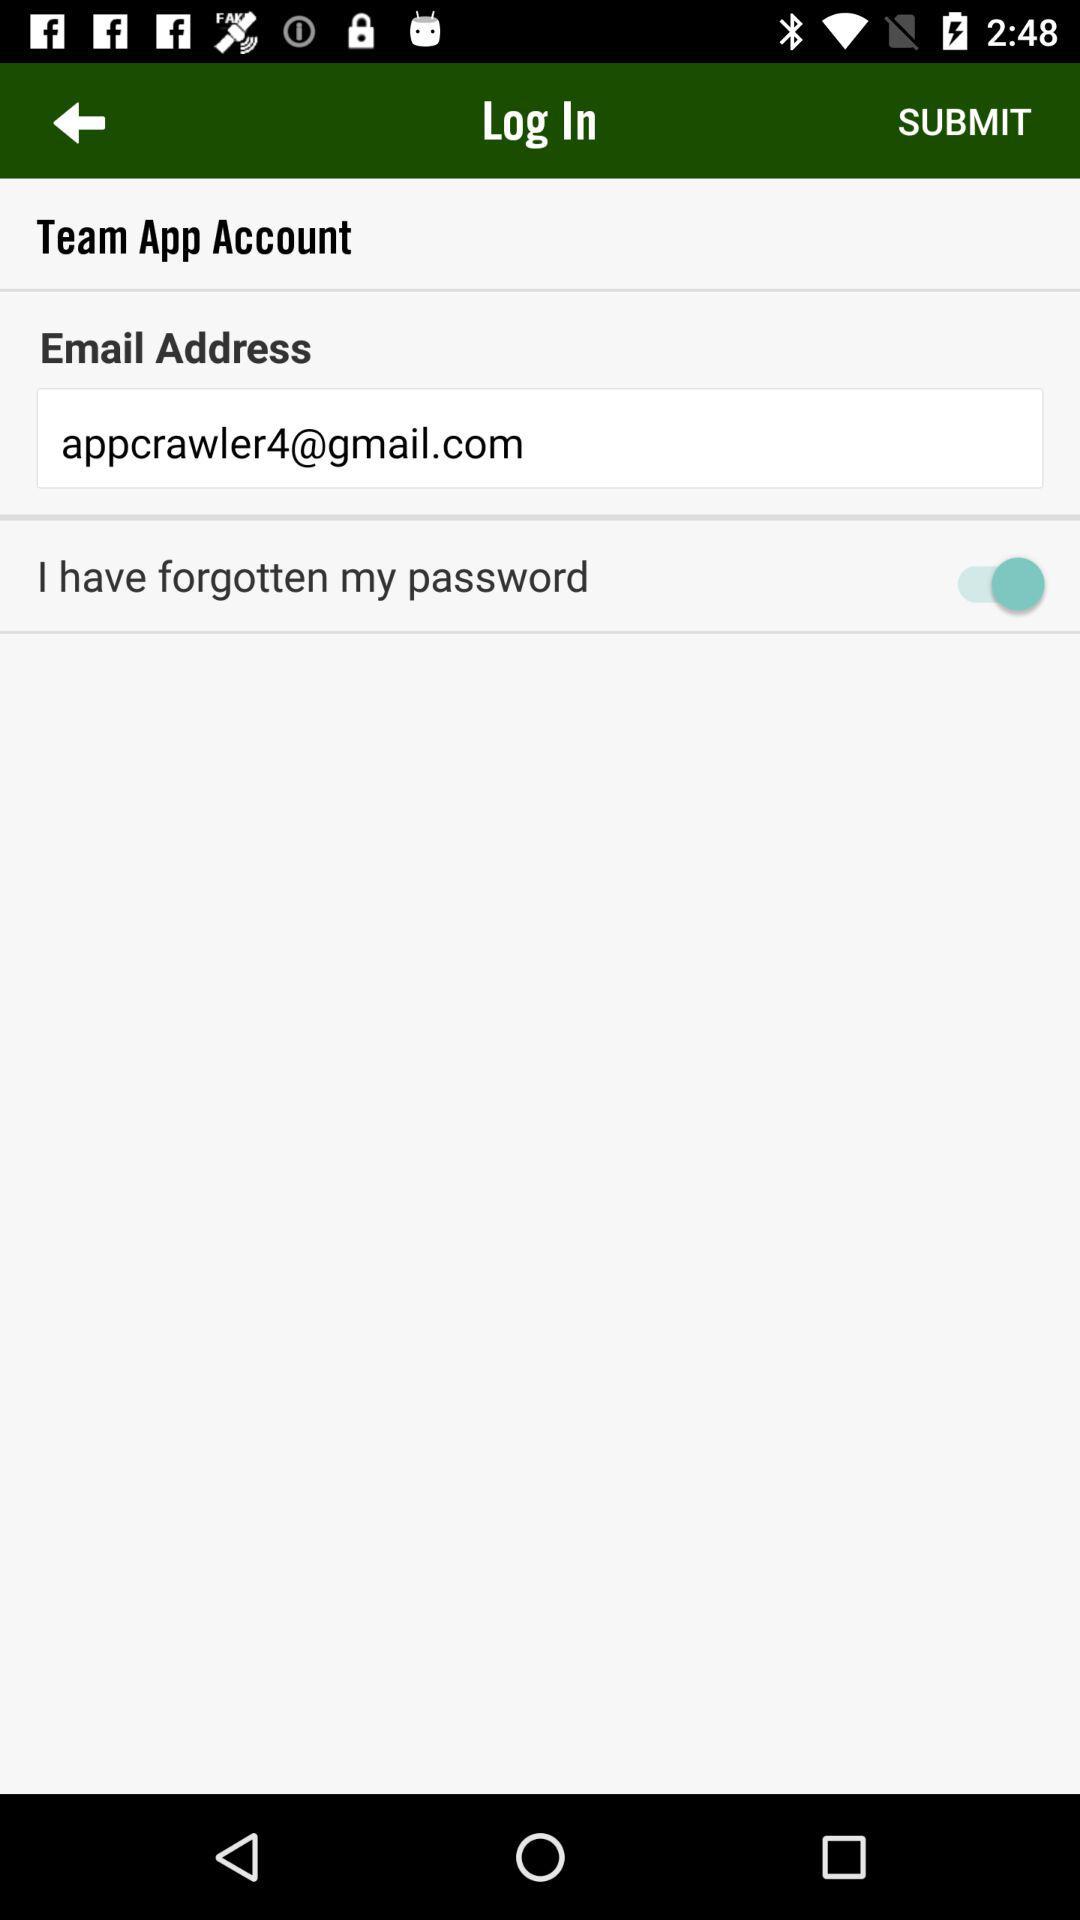 The width and height of the screenshot is (1080, 1920). I want to click on appcrawler4@gmail.com icon, so click(540, 442).